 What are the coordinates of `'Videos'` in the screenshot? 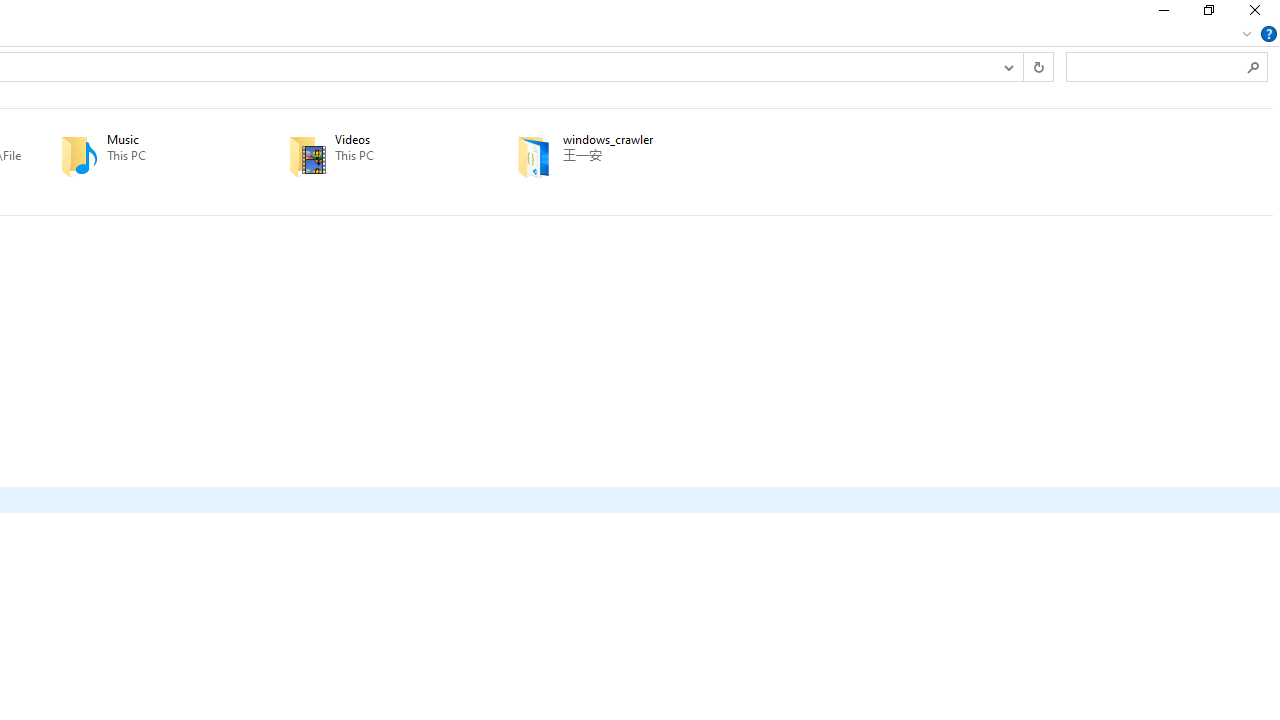 It's located at (374, 155).